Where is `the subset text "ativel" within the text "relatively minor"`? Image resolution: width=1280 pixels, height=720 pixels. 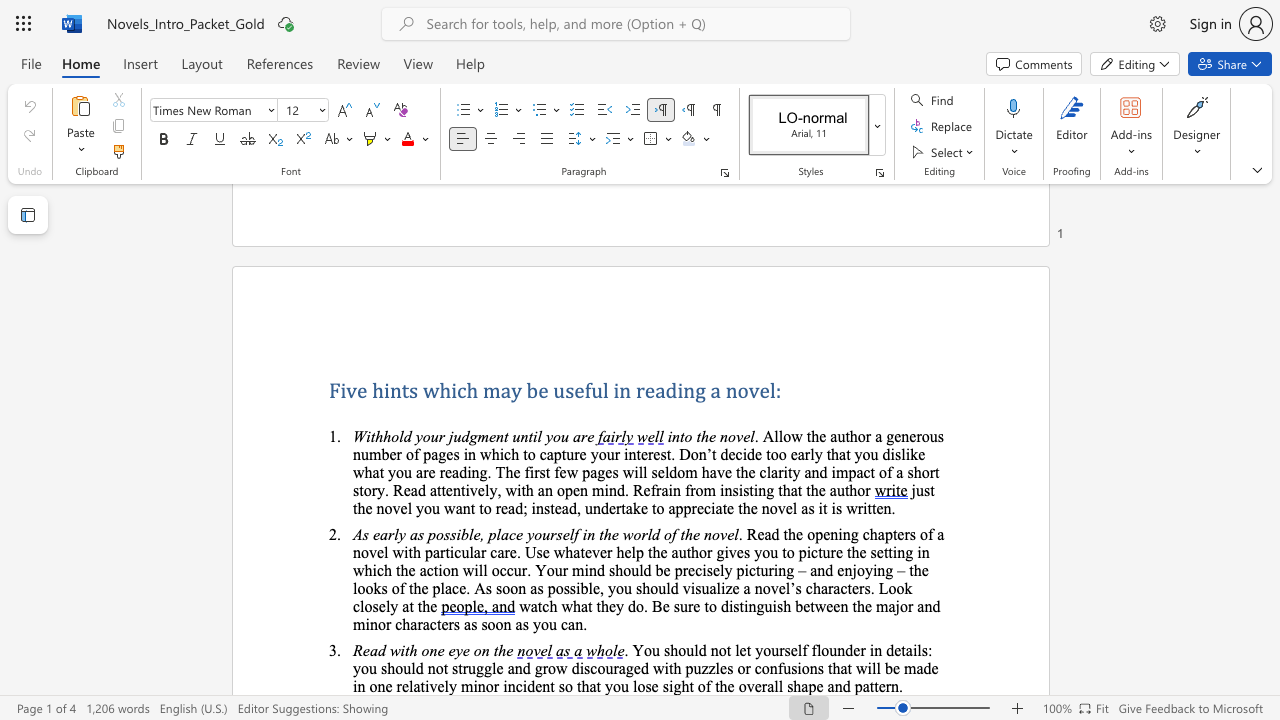 the subset text "ativel" within the text "relatively minor" is located at coordinates (412, 685).